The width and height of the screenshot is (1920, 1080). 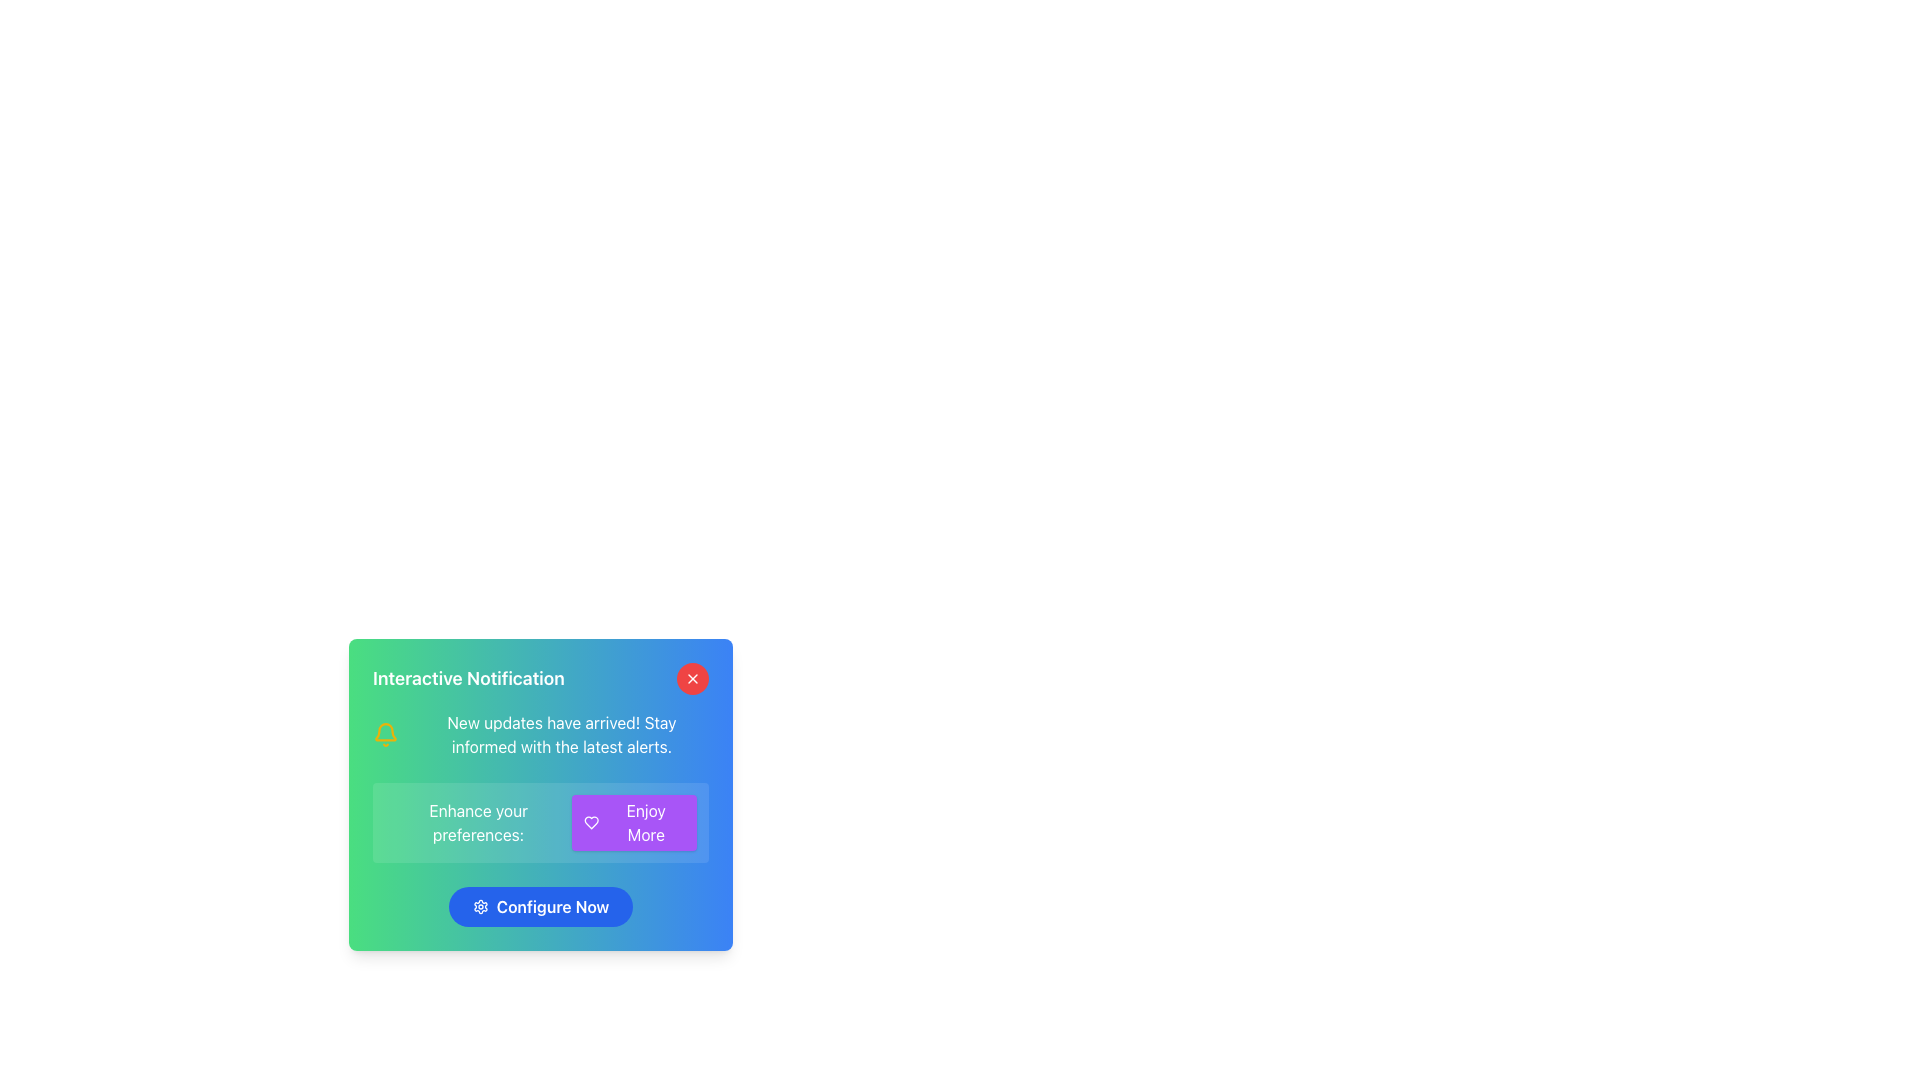 I want to click on the bell-shaped icon with a hollow interior, styled with a yellow fill, located in the top left corner of the notification card, so click(x=385, y=732).